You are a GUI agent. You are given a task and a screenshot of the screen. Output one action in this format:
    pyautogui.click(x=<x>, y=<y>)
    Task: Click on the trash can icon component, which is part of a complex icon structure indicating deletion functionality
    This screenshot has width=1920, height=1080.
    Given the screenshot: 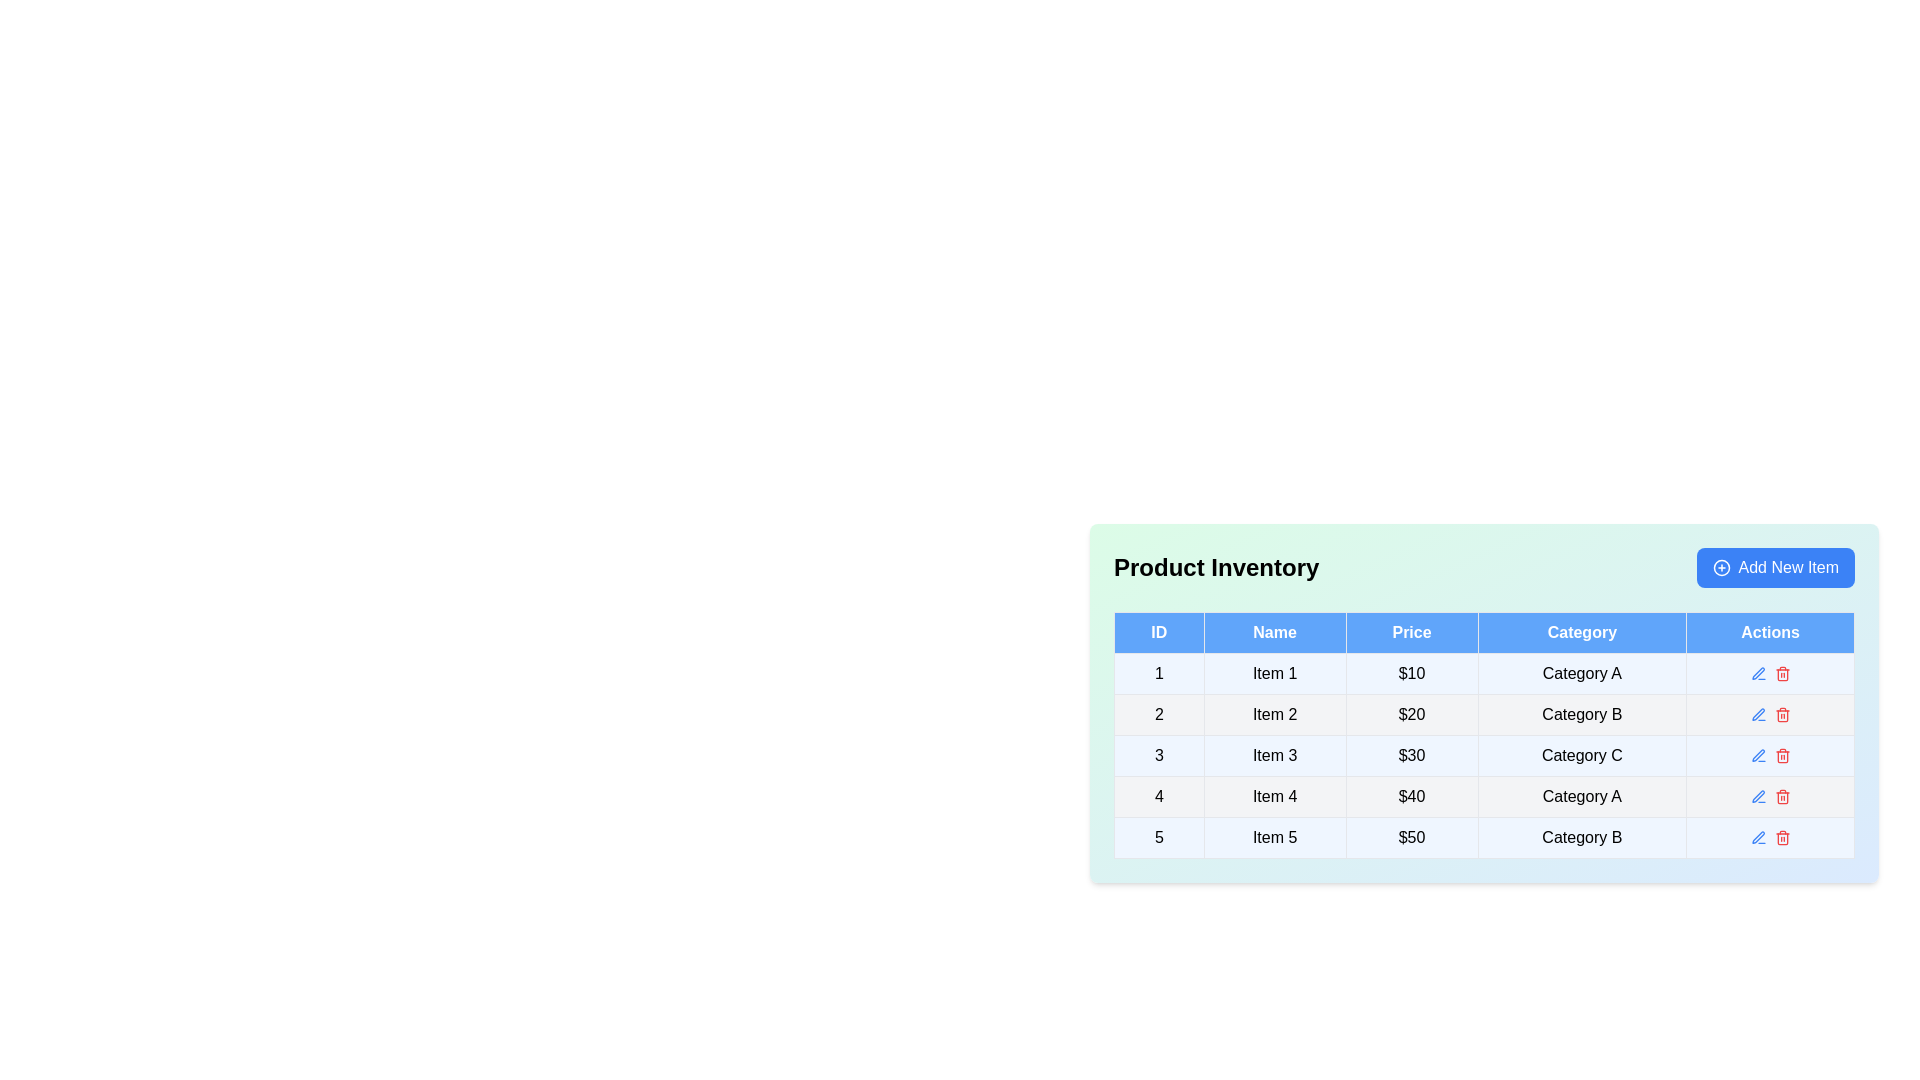 What is the action you would take?
    pyautogui.click(x=1782, y=715)
    